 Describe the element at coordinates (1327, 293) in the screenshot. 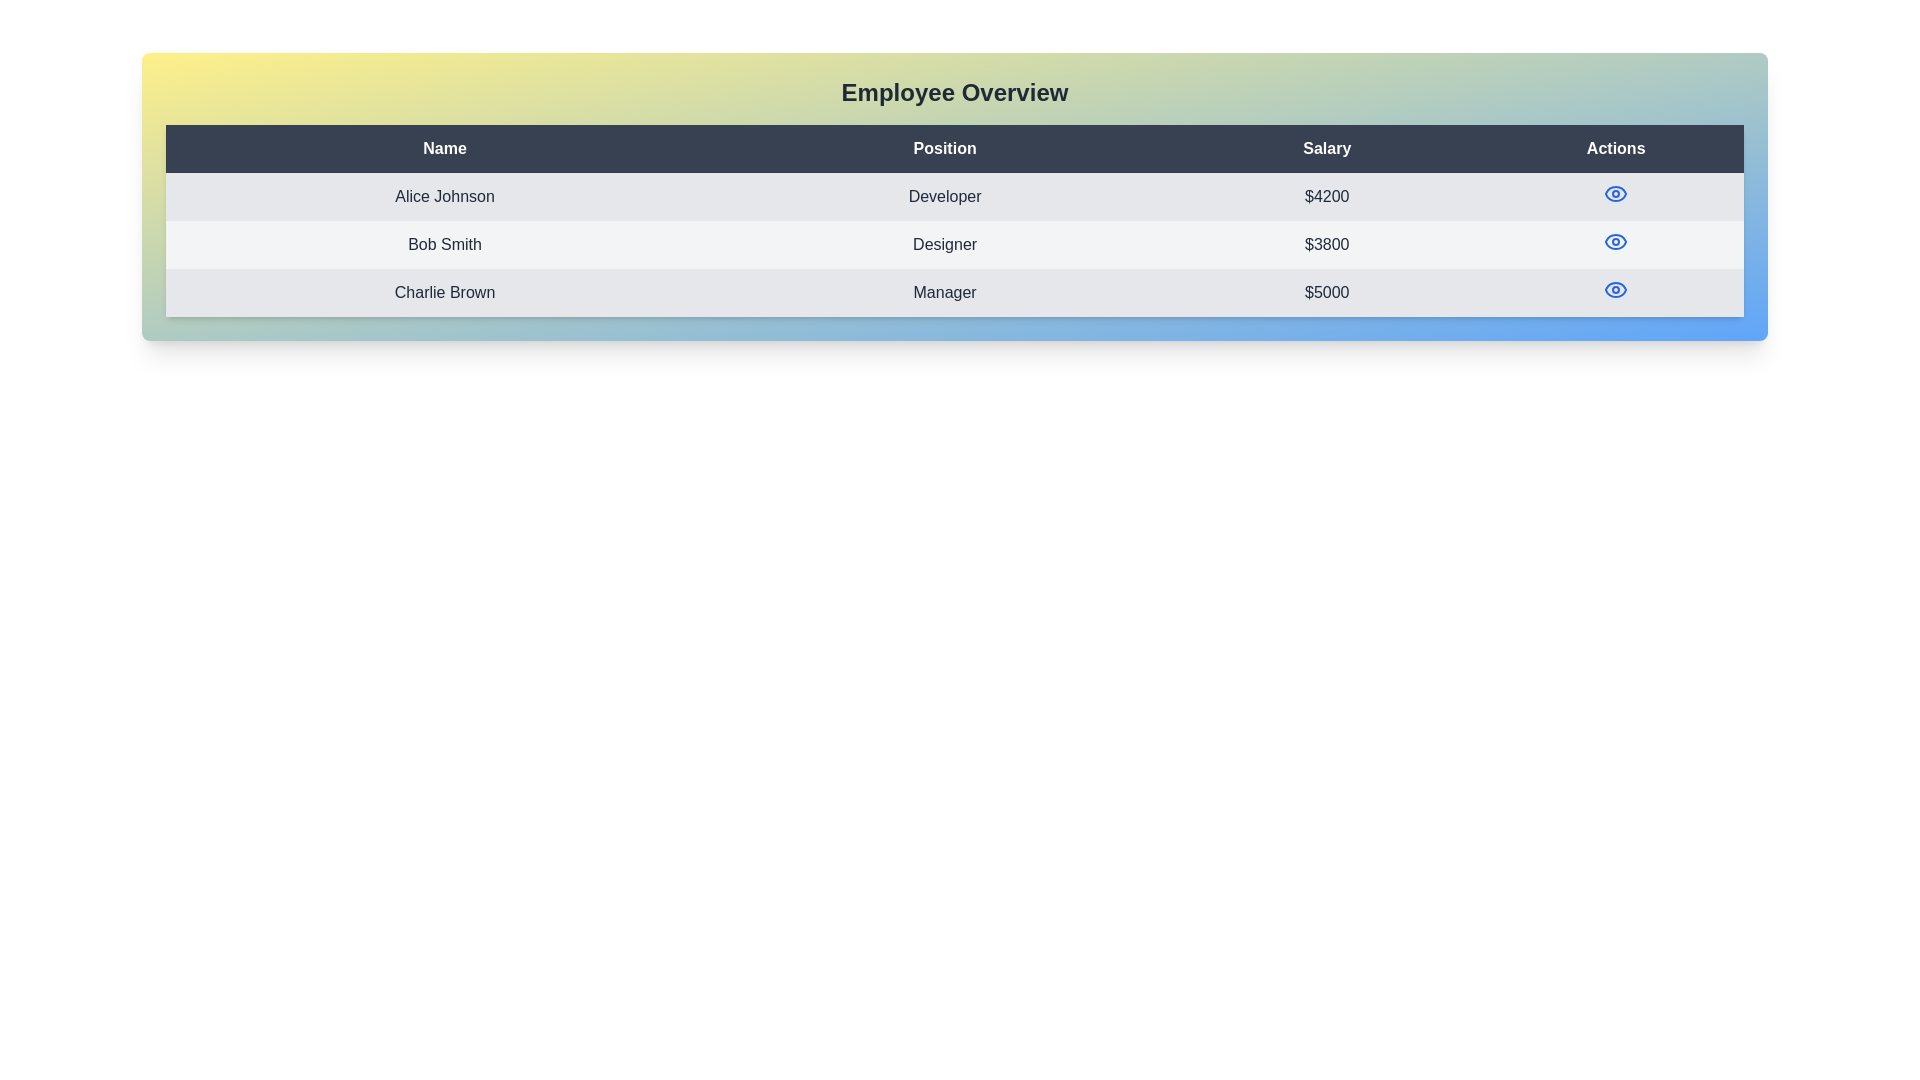

I see `the text label displaying '$5000' in bold black font under the 'Salary' column for 'Charlie Brown' in the employee overview table` at that location.